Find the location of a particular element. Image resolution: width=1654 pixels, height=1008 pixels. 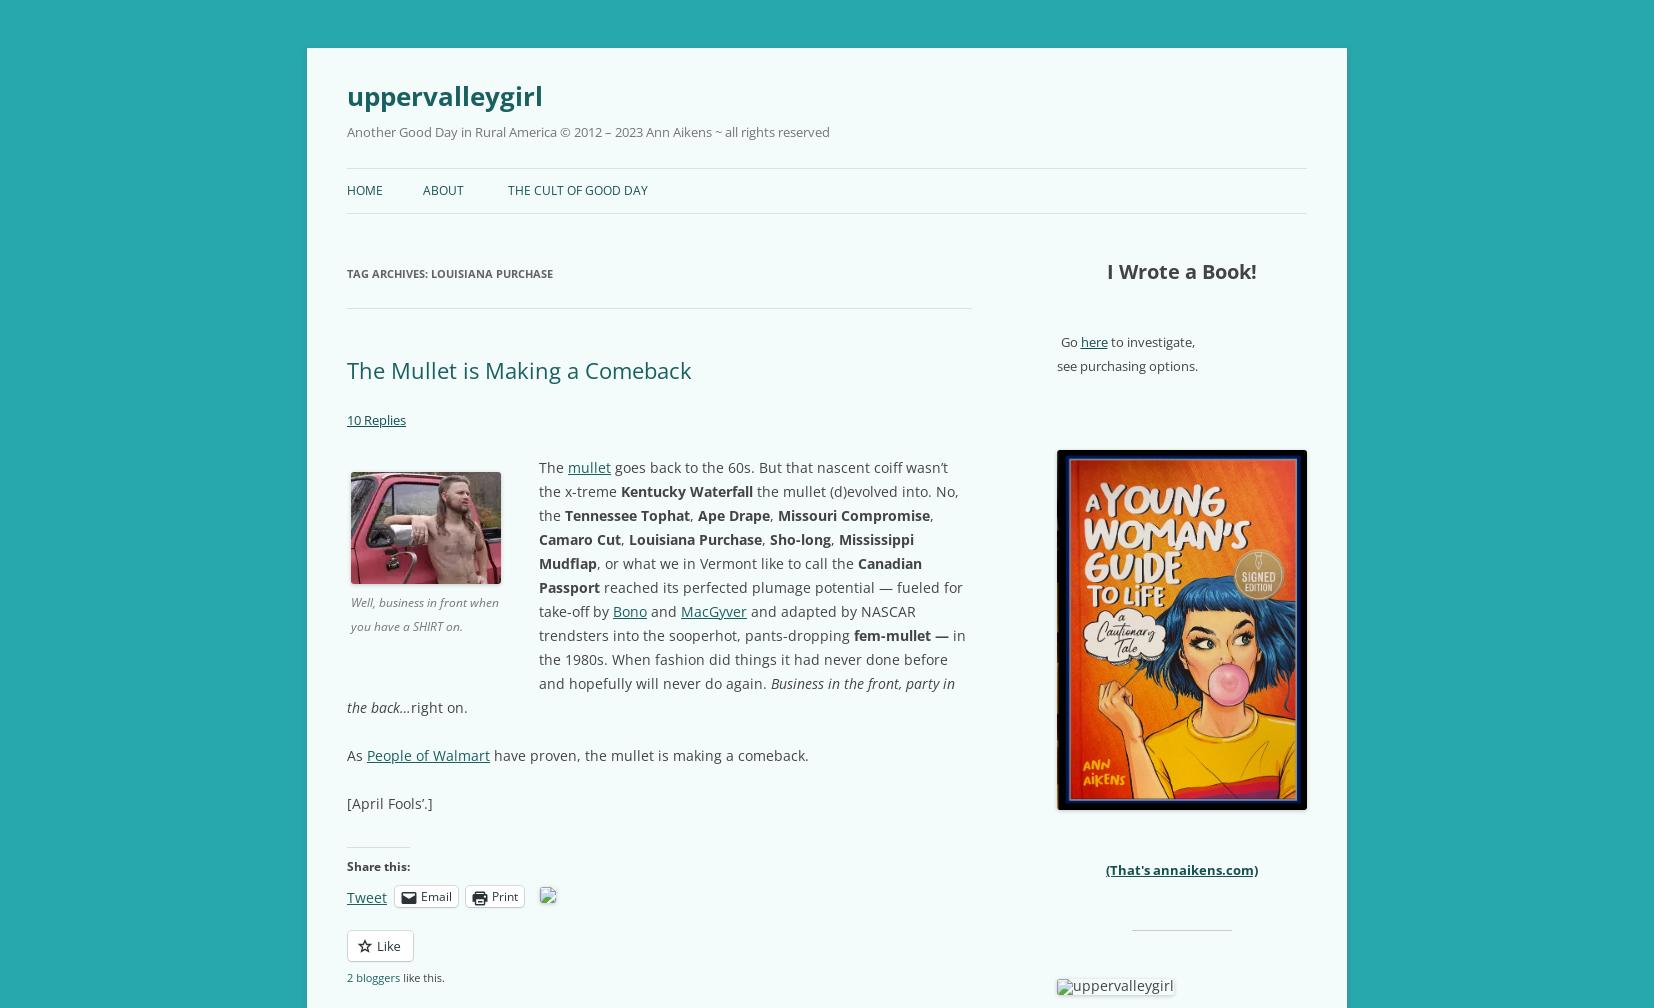

'The Mullet is Making a Comeback' is located at coordinates (519, 370).